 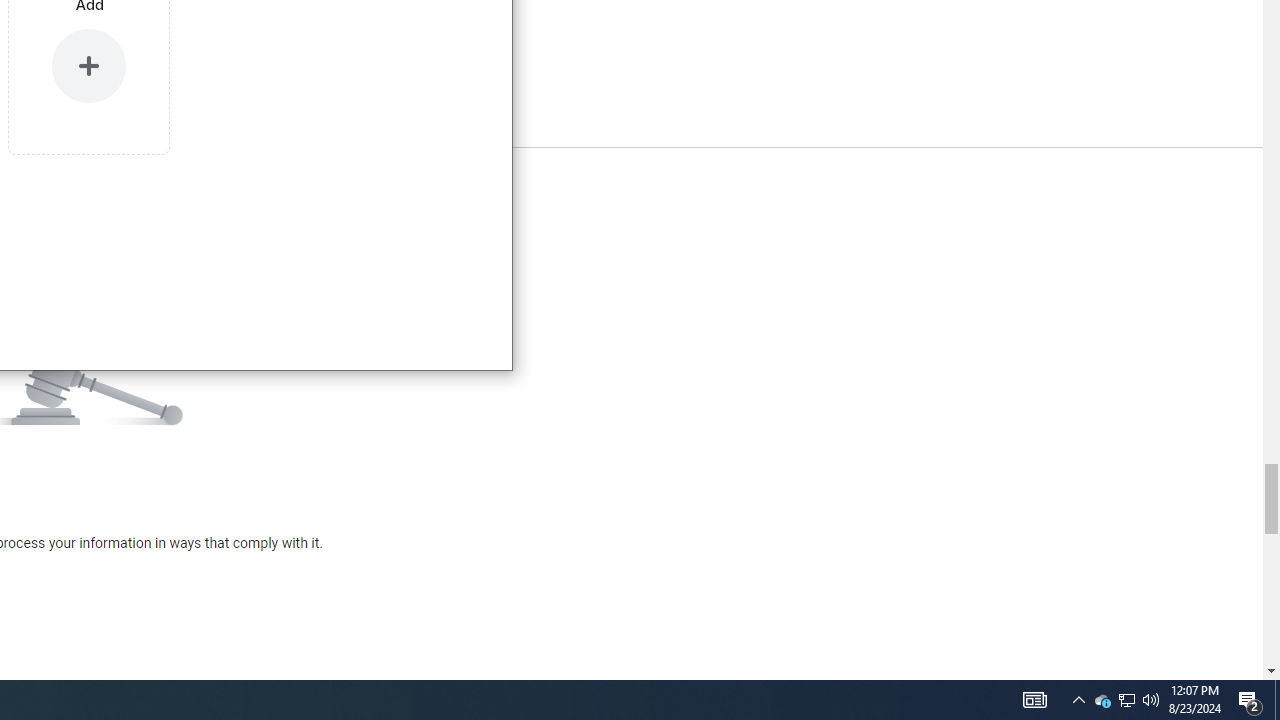 What do you see at coordinates (1101, 698) in the screenshot?
I see `'User Promoted Notification Area'` at bounding box center [1101, 698].